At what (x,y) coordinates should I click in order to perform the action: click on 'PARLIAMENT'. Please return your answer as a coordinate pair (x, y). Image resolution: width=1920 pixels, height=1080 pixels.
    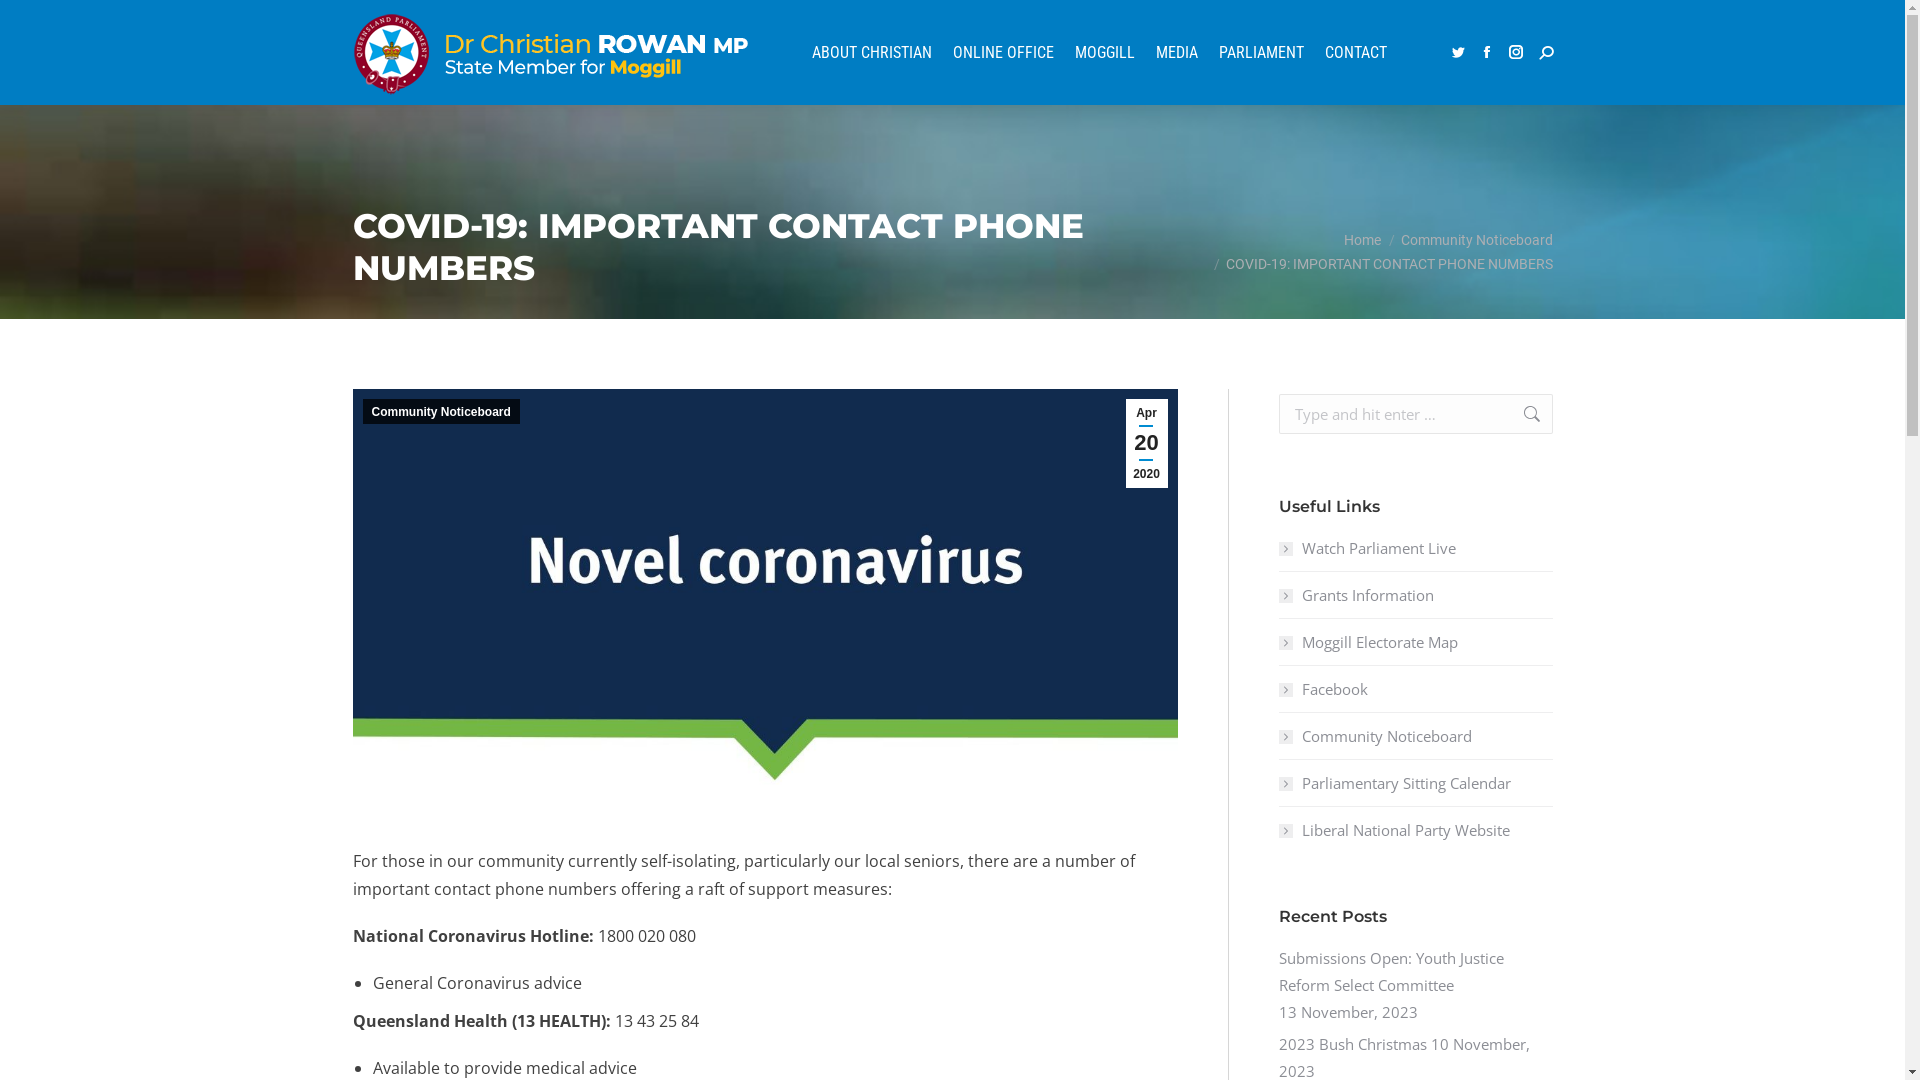
    Looking at the image, I should click on (1258, 51).